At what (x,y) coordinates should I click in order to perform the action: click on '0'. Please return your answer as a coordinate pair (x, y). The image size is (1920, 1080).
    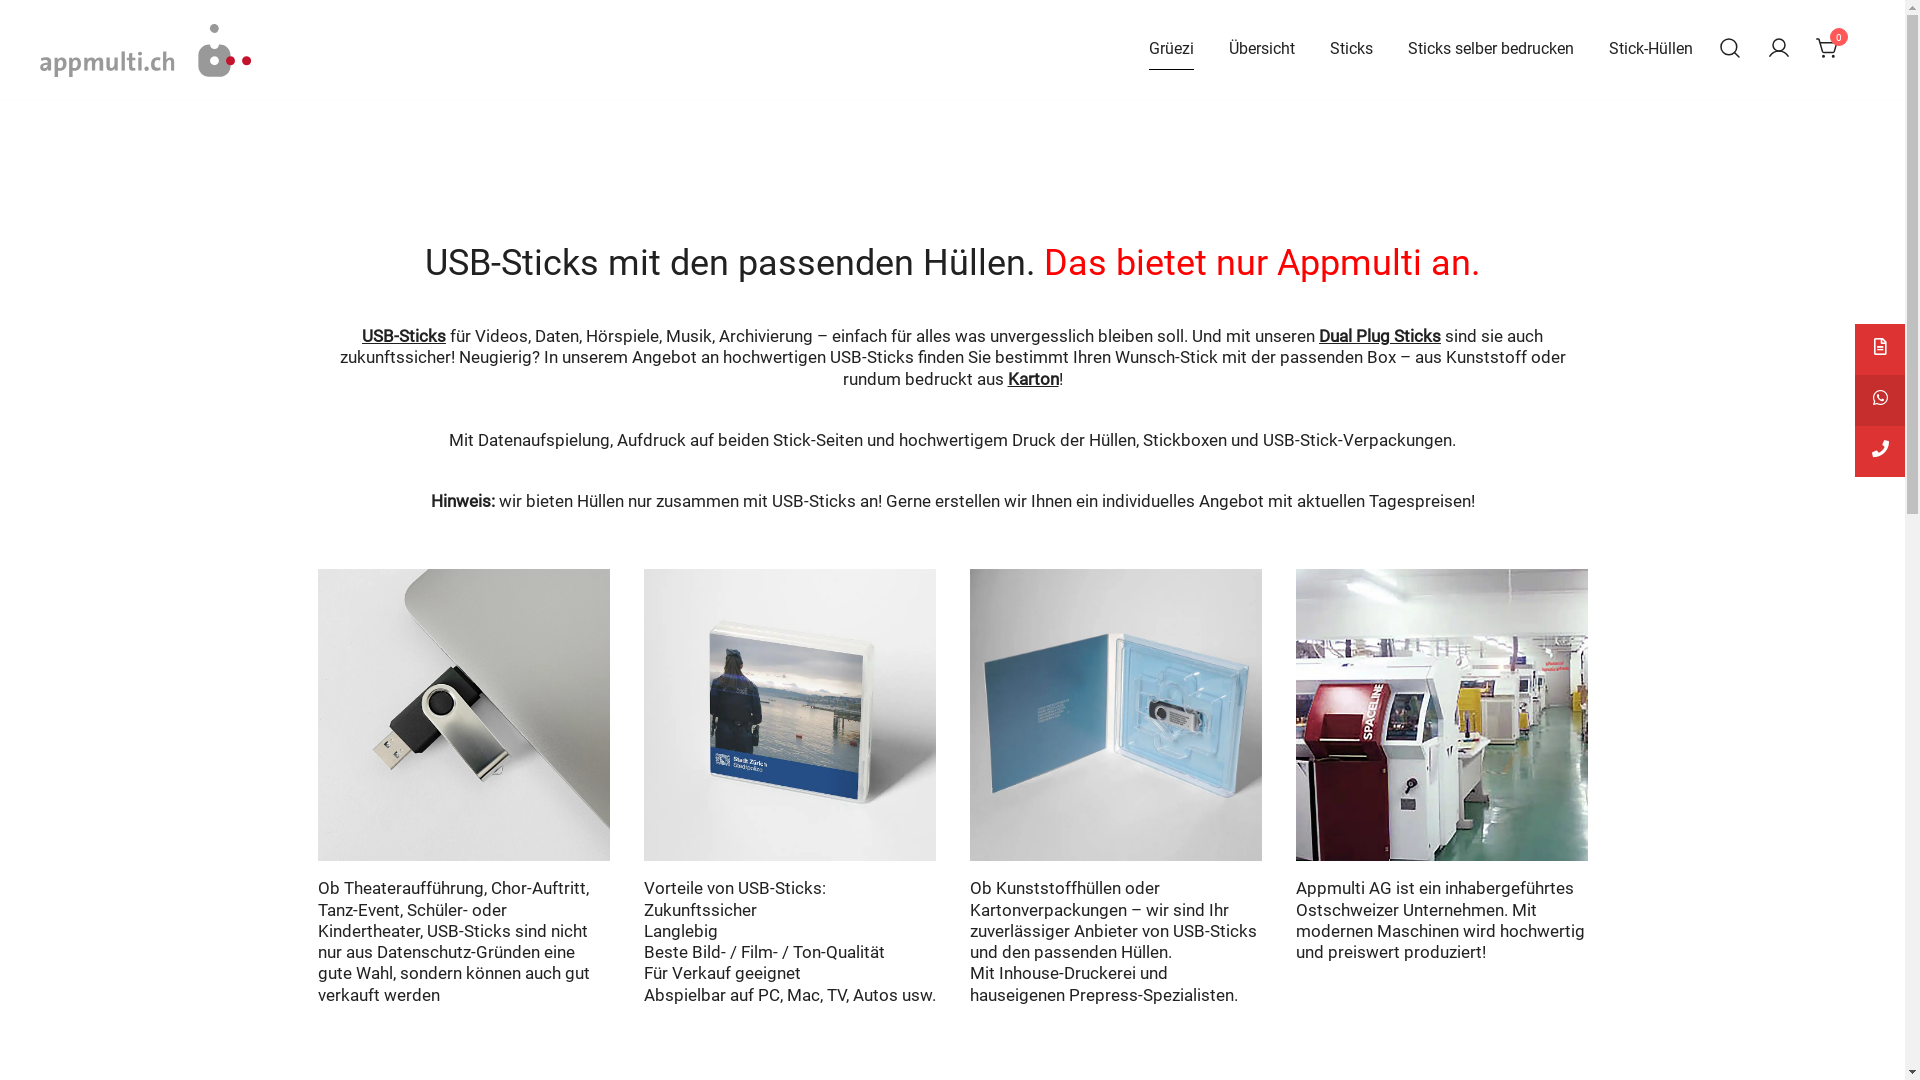
    Looking at the image, I should click on (1828, 46).